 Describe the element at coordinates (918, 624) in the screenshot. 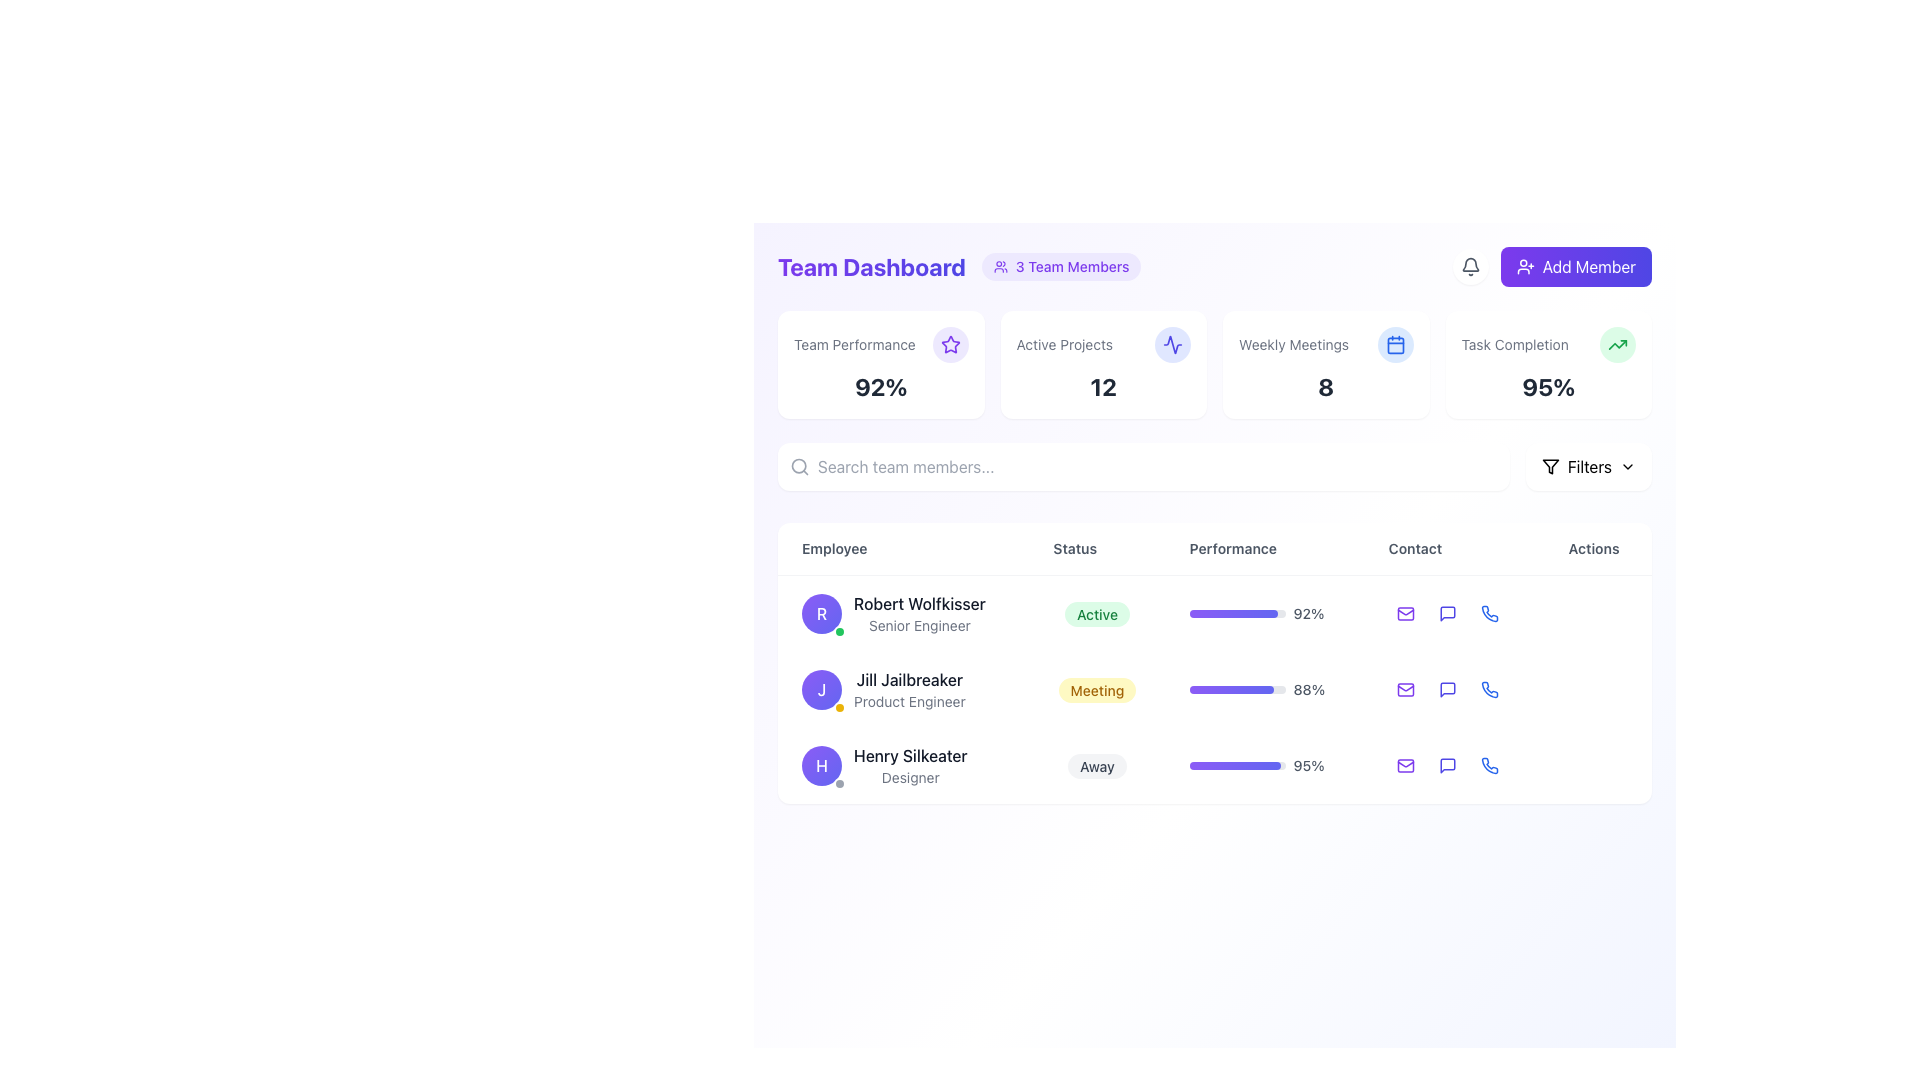

I see `the text label reading 'Senior Engineer' located below 'Robert Wolfkisser' in the employee list` at that location.